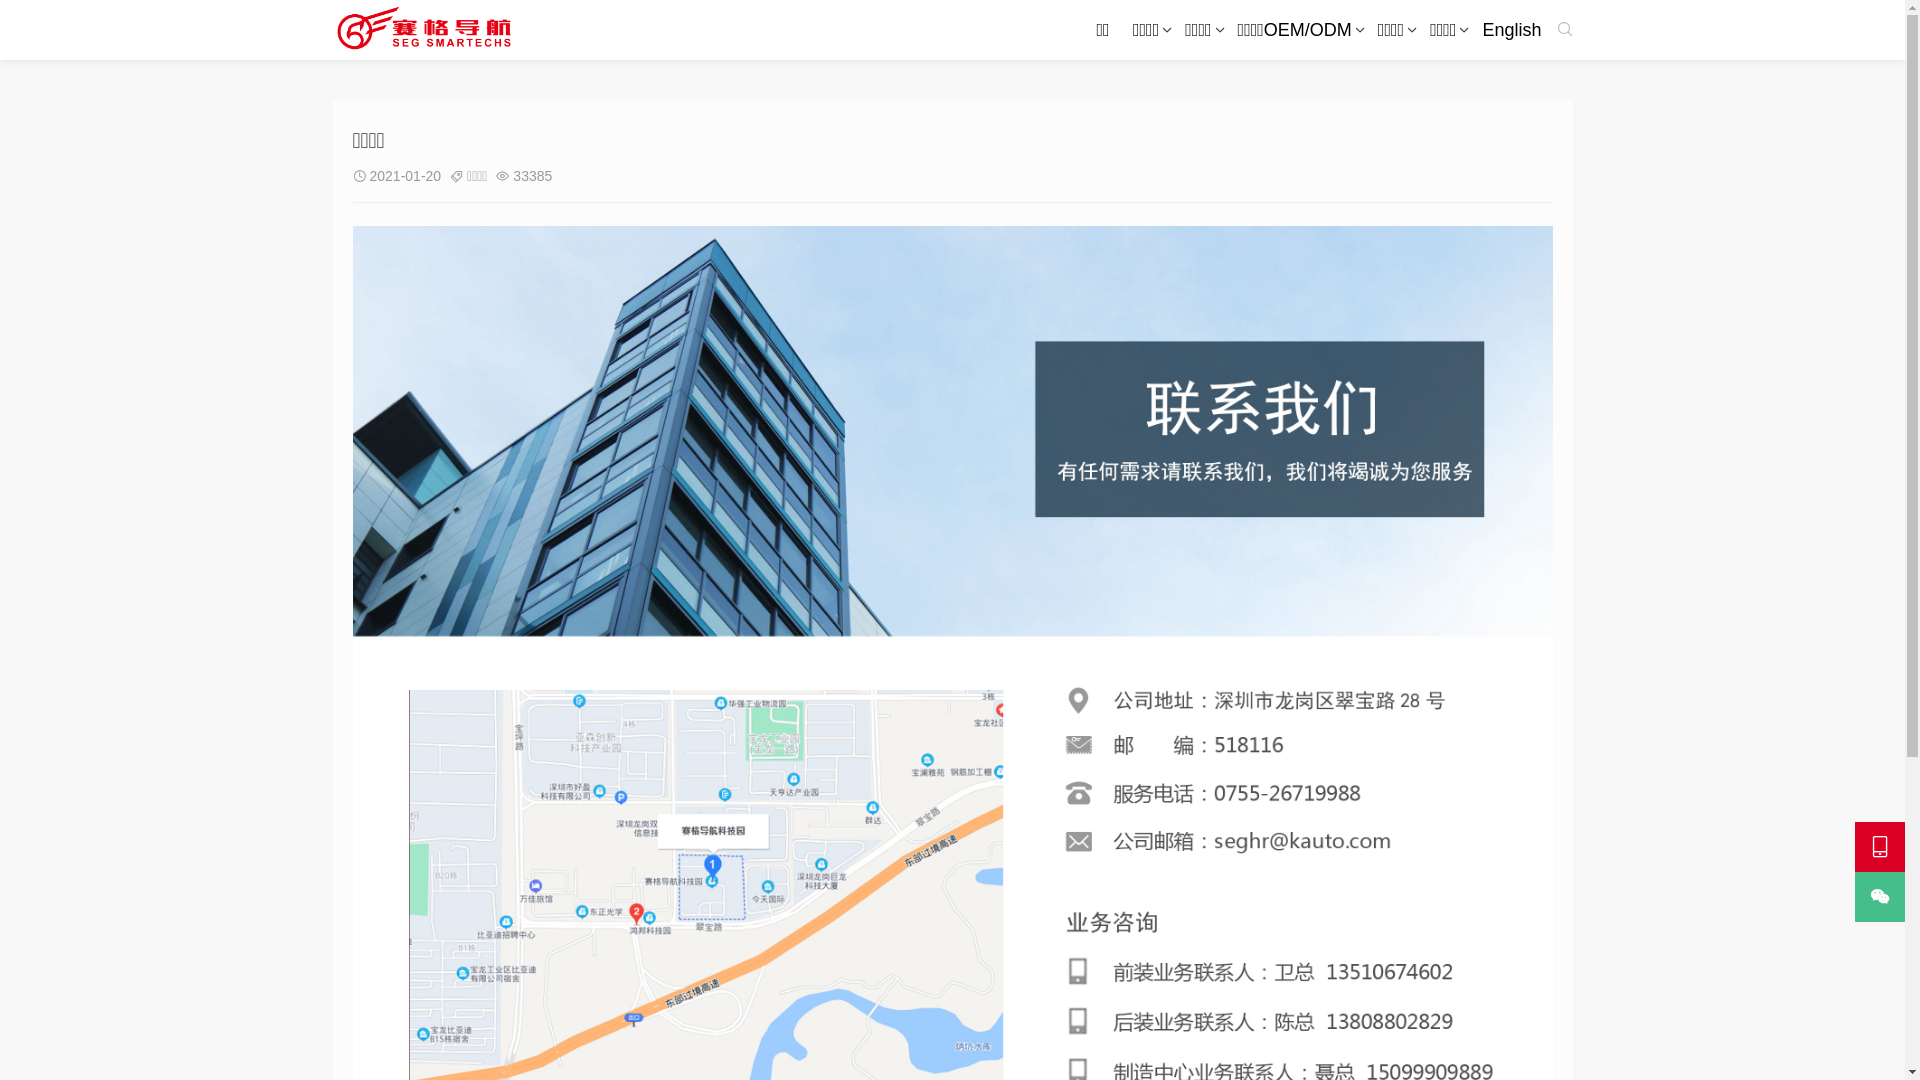  What do you see at coordinates (1511, 30) in the screenshot?
I see `'English'` at bounding box center [1511, 30].